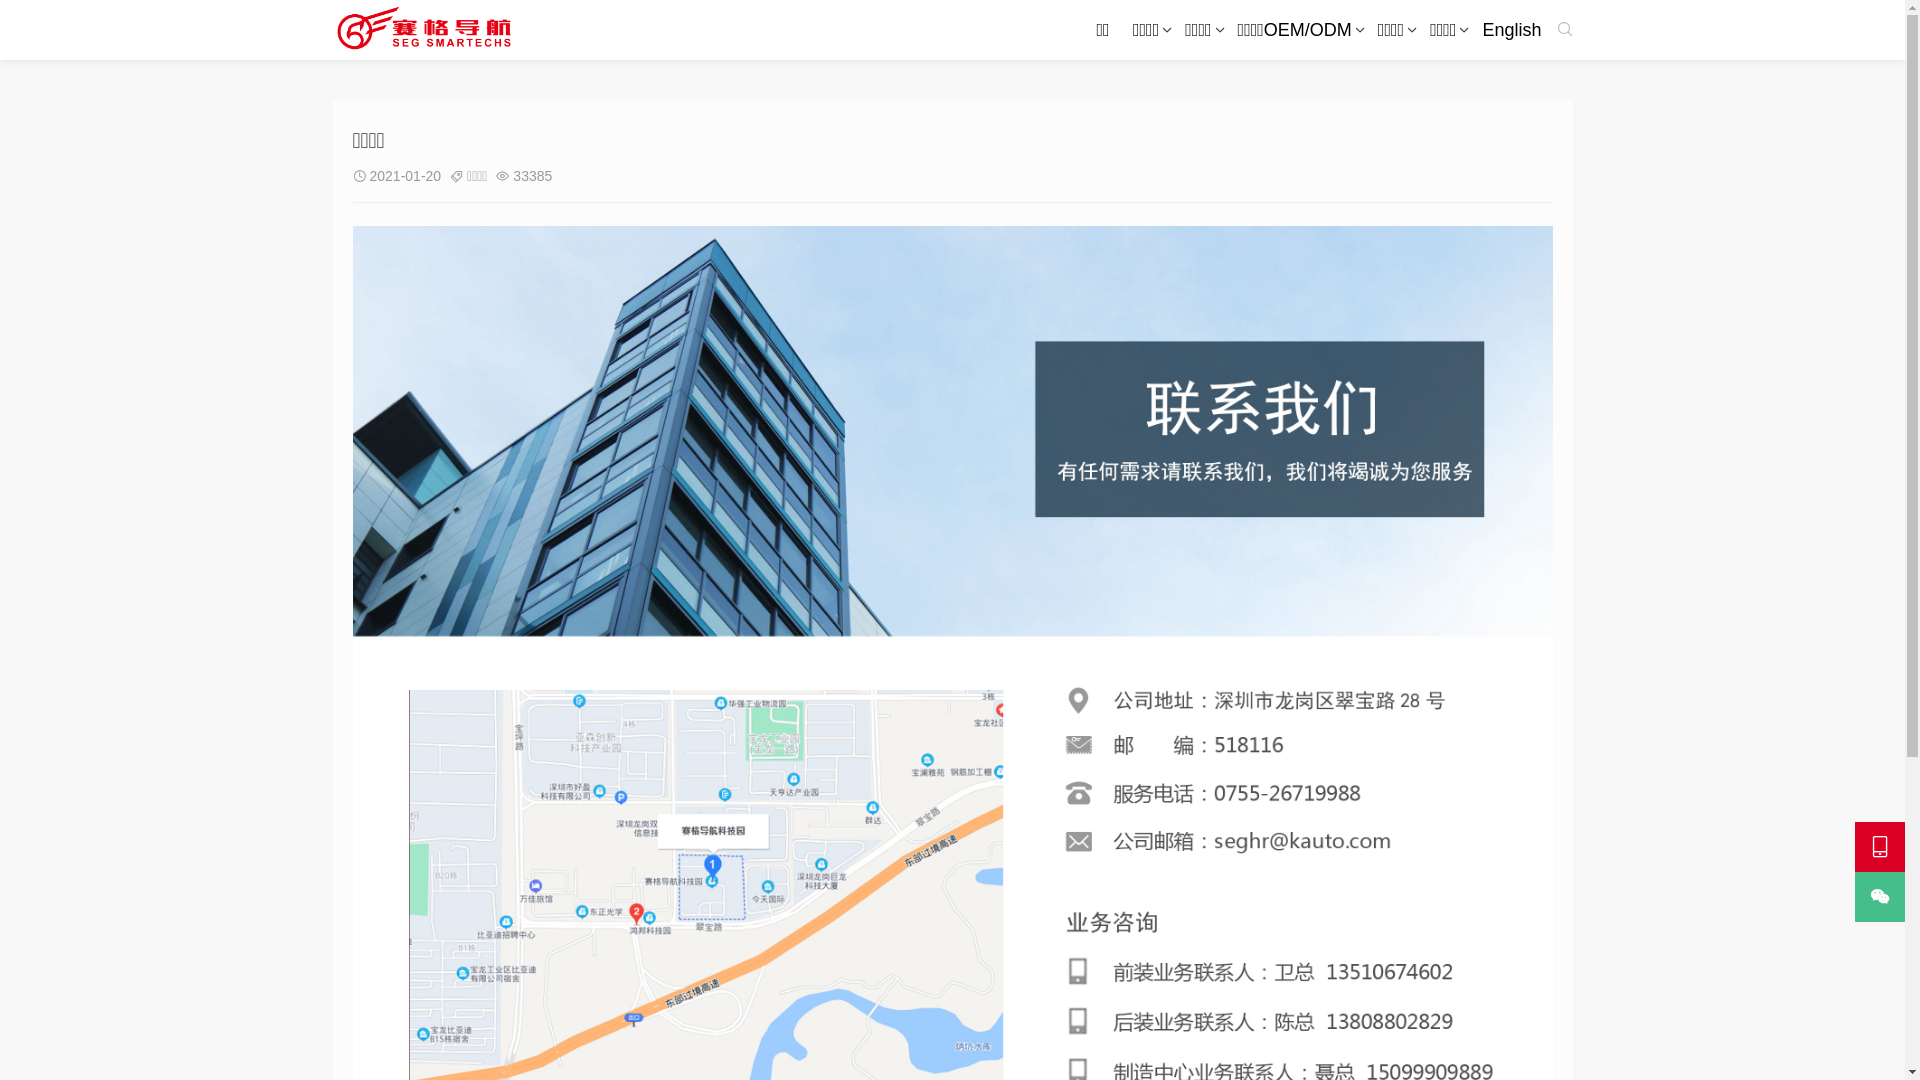  What do you see at coordinates (1511, 30) in the screenshot?
I see `'English'` at bounding box center [1511, 30].